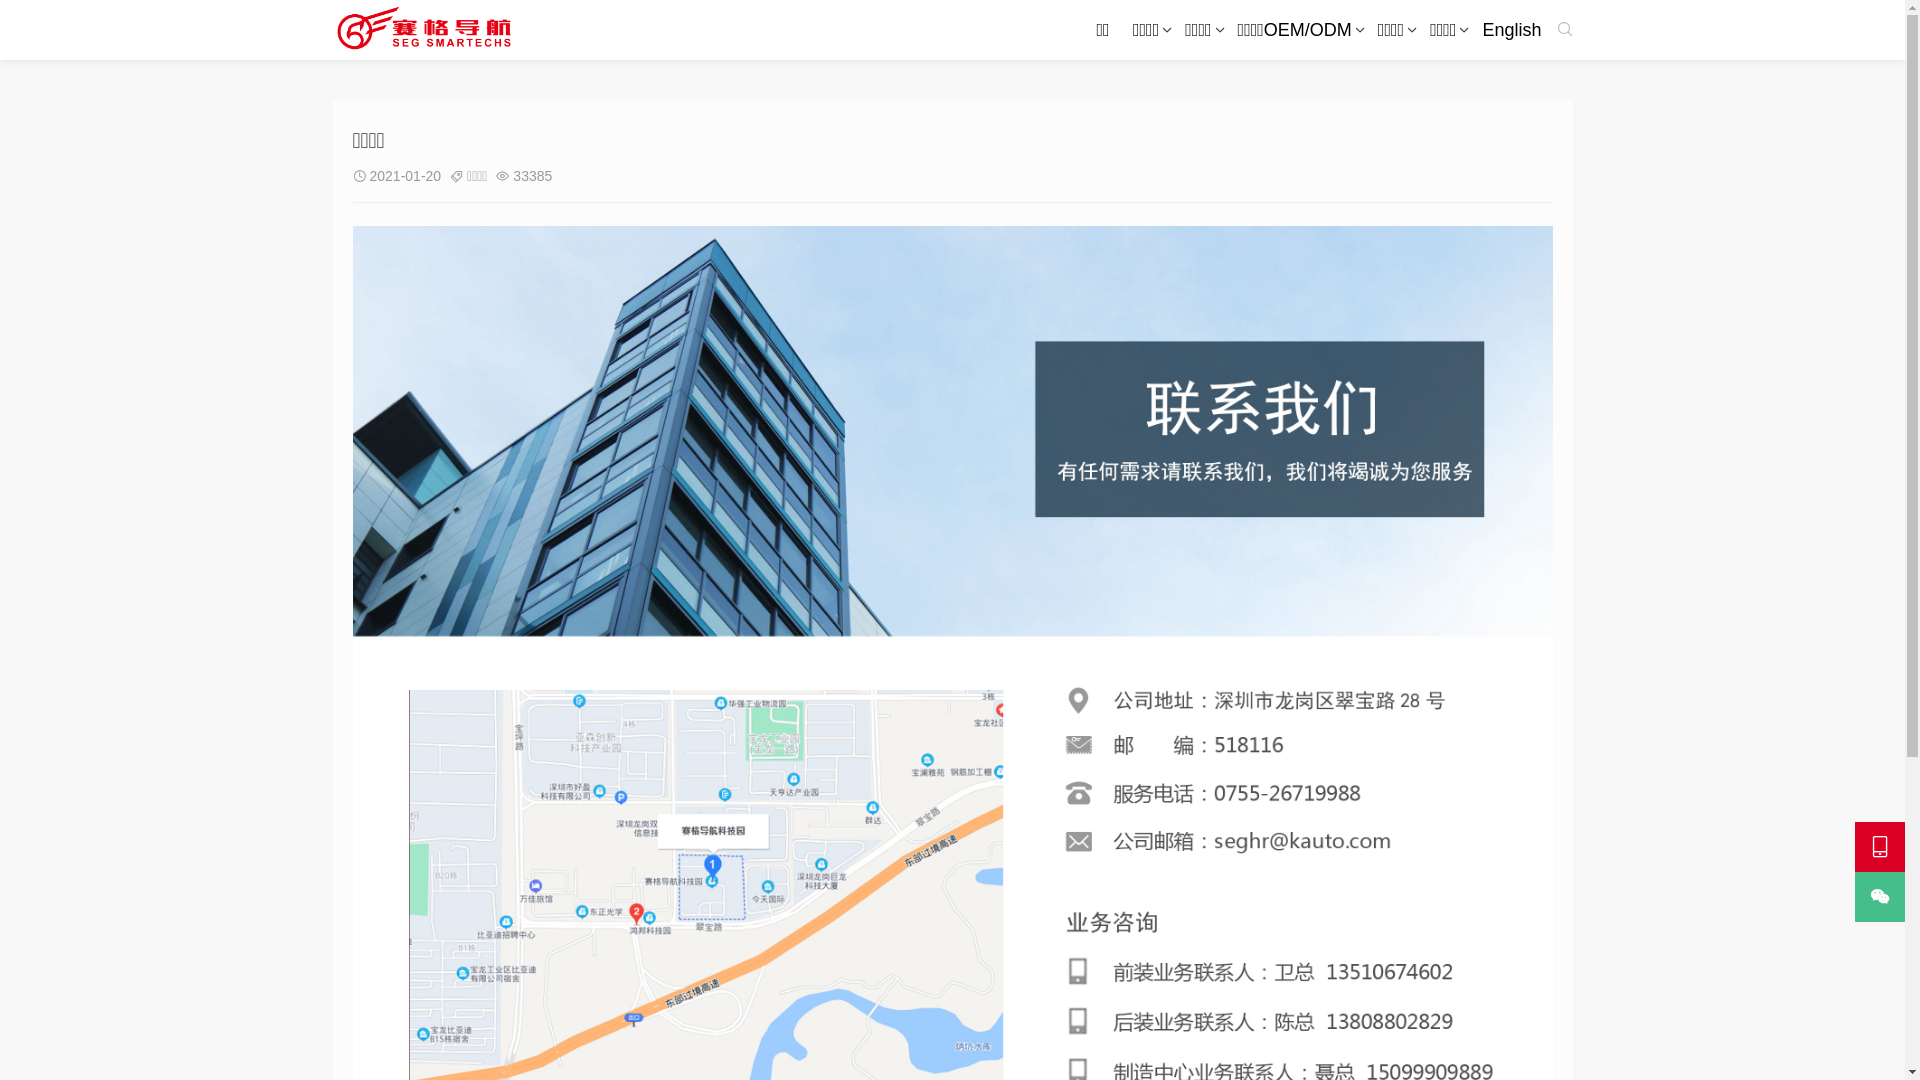  What do you see at coordinates (1511, 30) in the screenshot?
I see `'English'` at bounding box center [1511, 30].